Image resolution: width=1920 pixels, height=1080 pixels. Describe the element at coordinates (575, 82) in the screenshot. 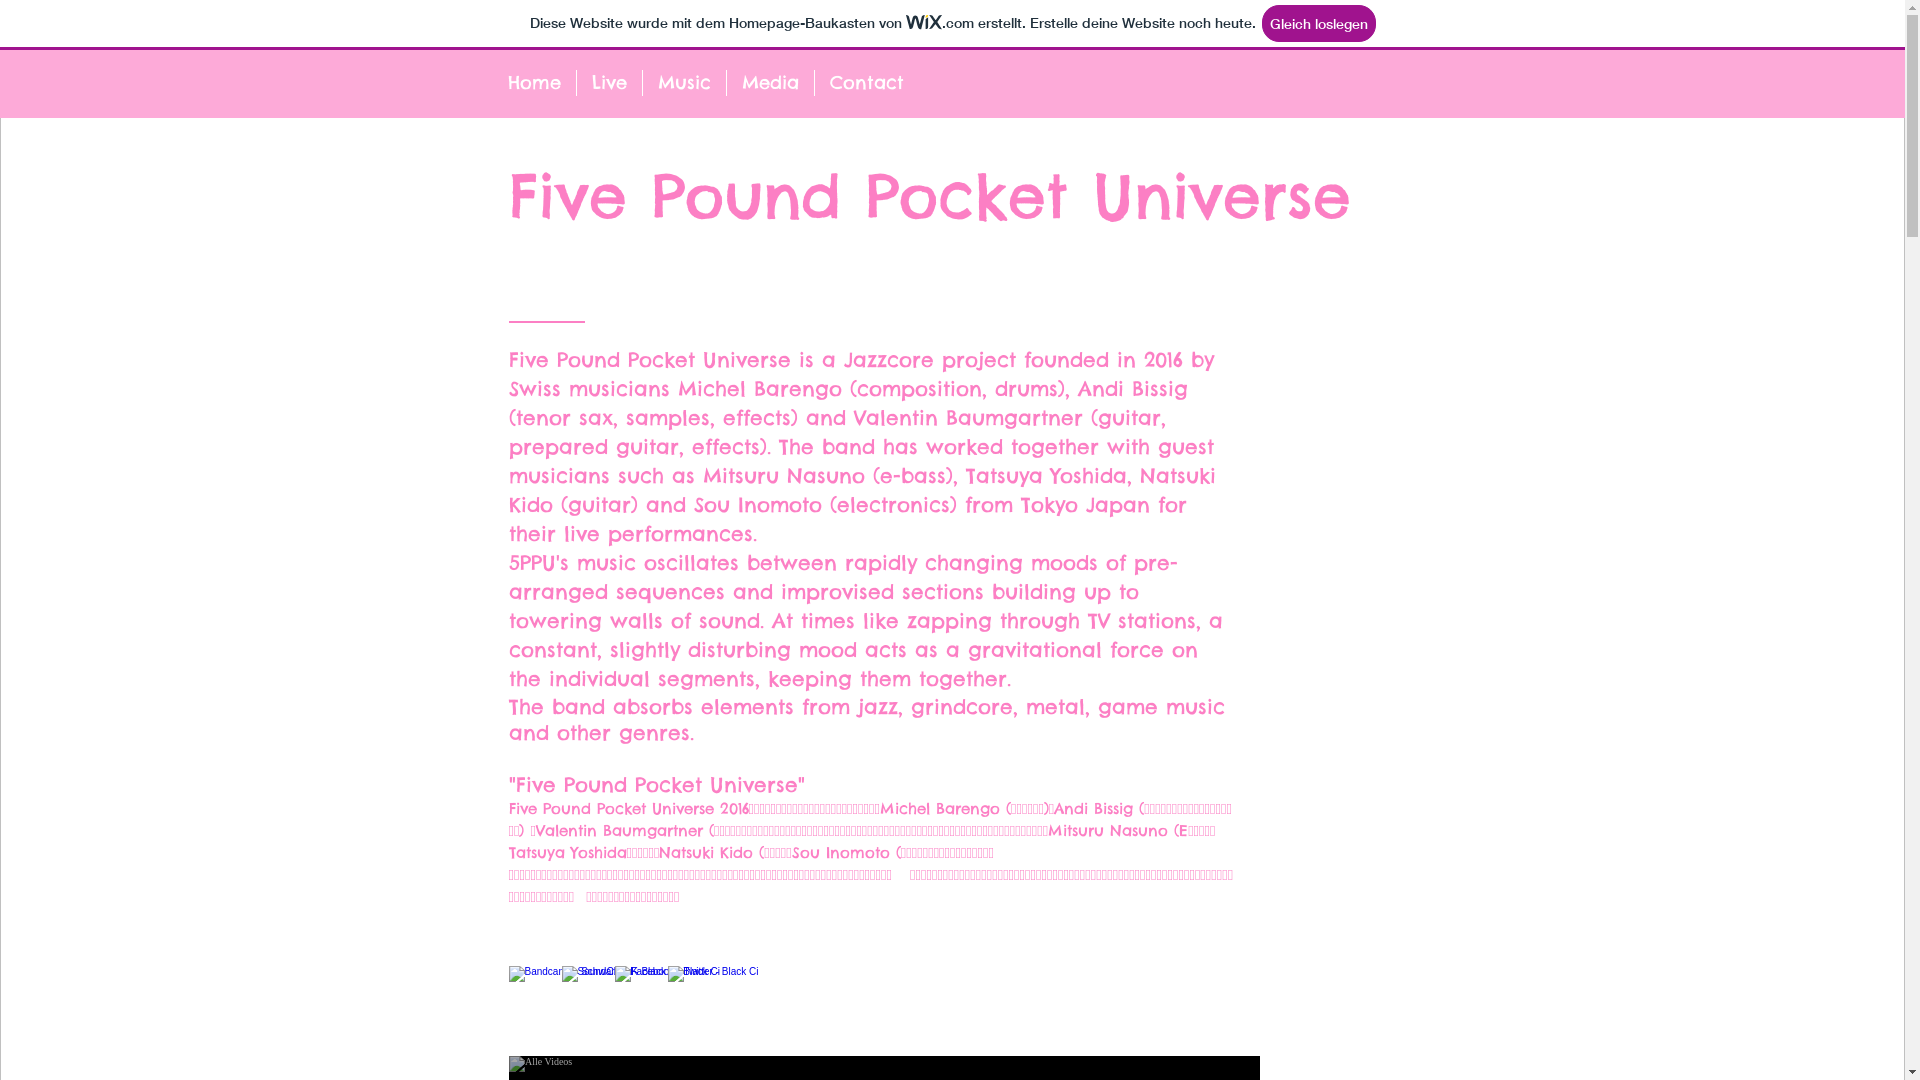

I see `'Live'` at that location.